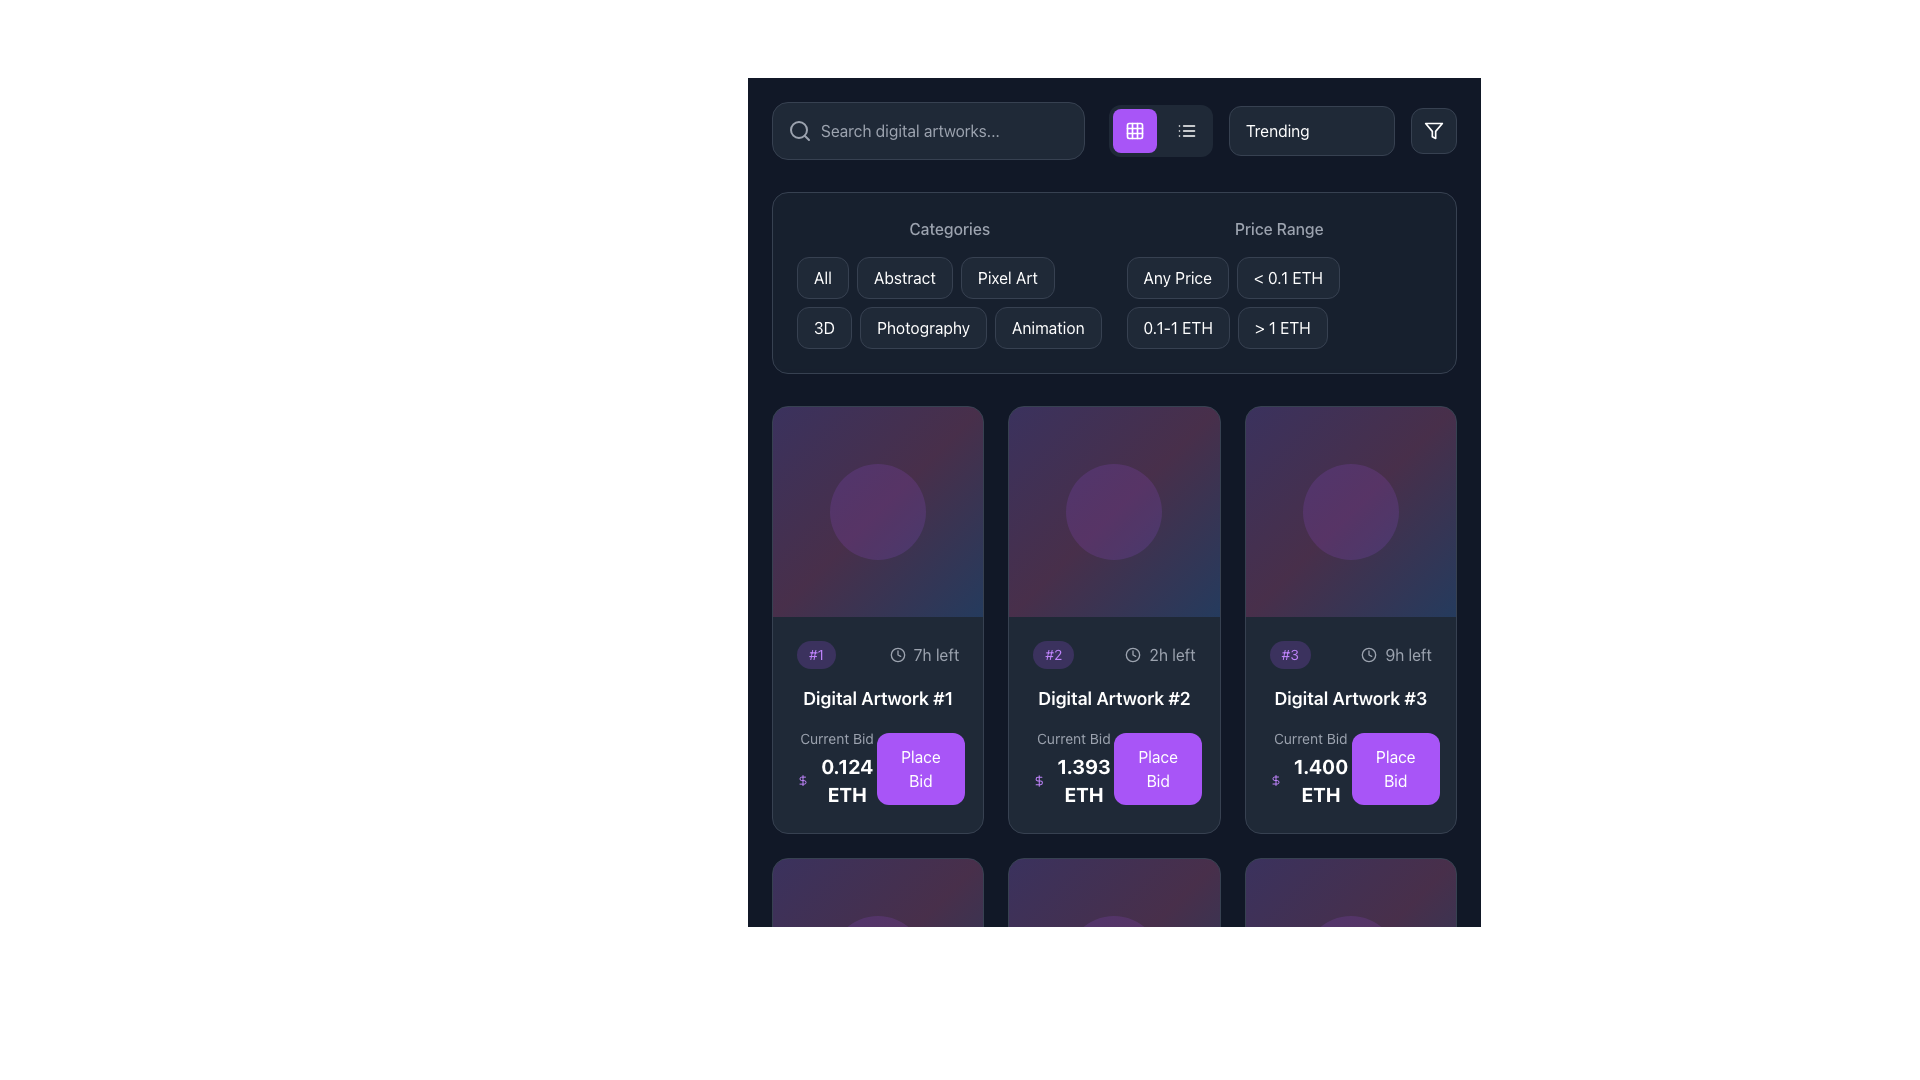  Describe the element at coordinates (1047, 326) in the screenshot. I see `the 'Animation' category selector button` at that location.